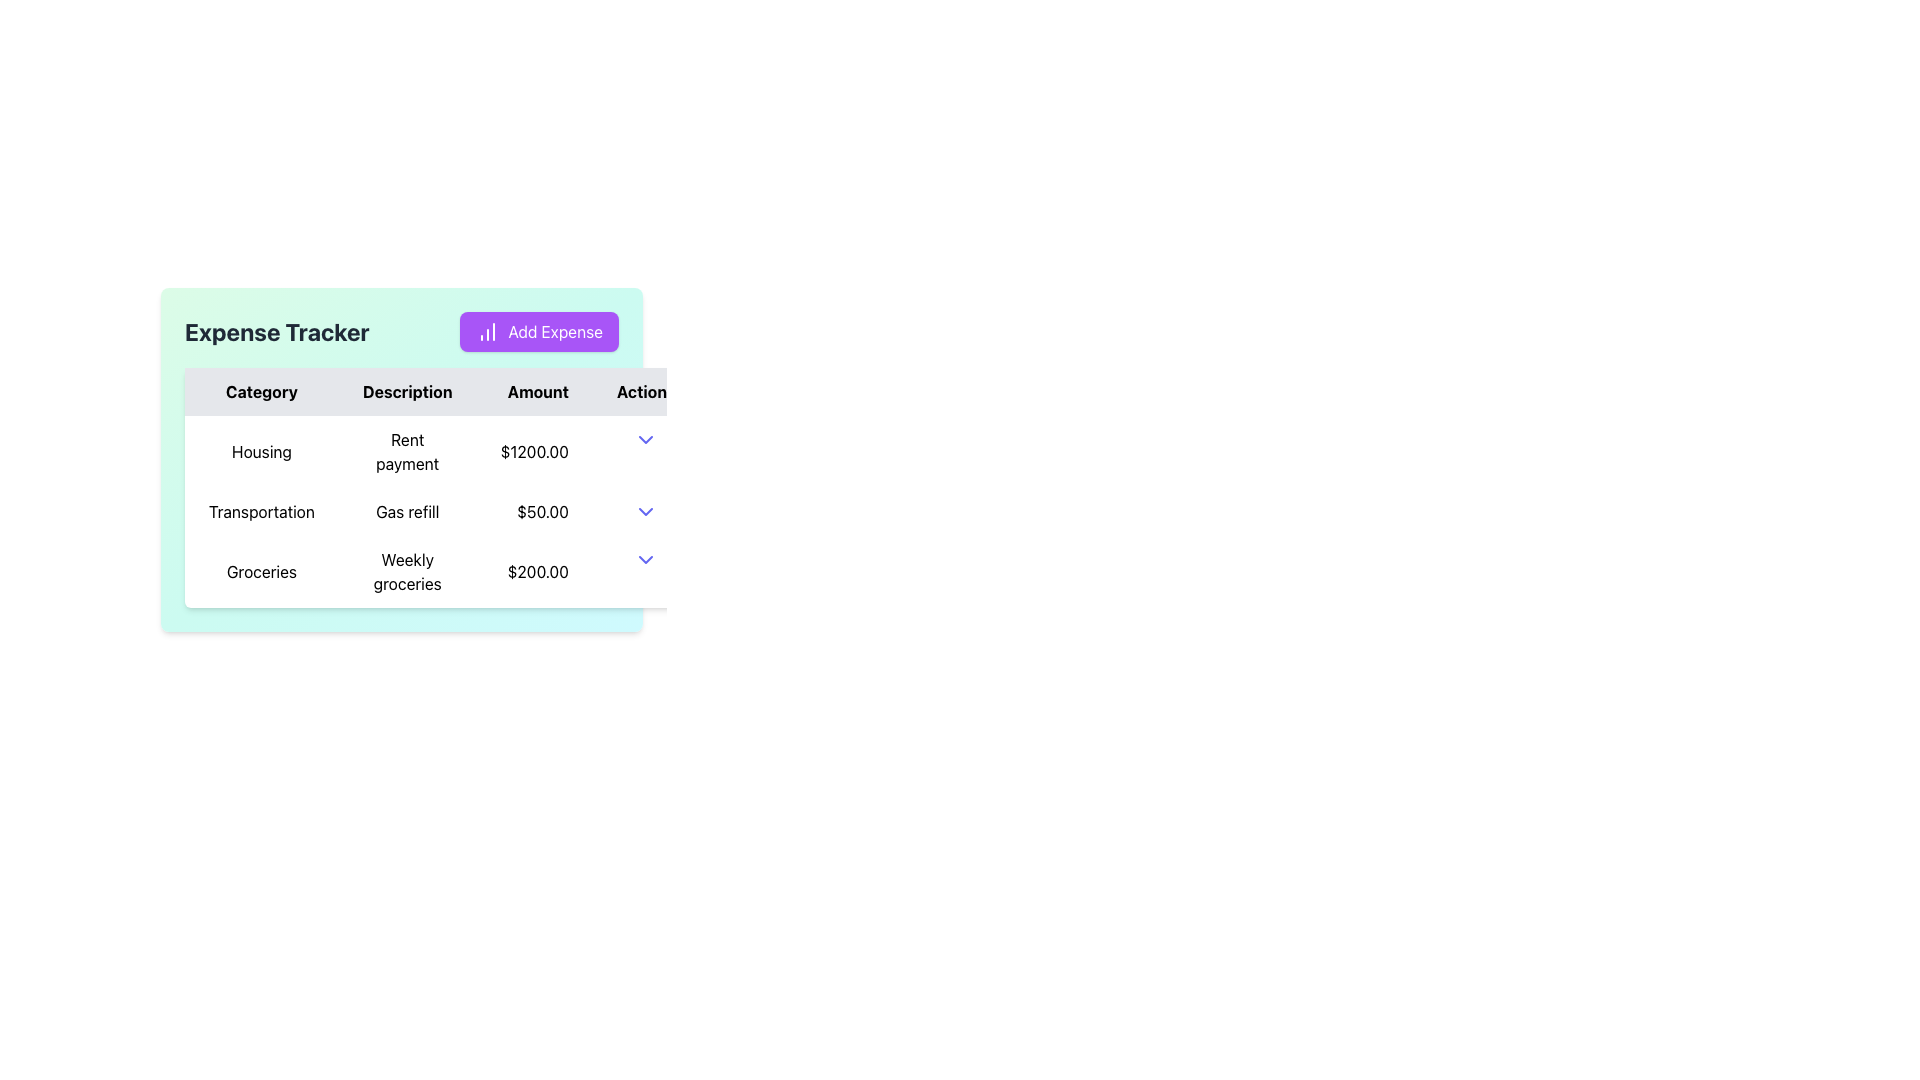  What do you see at coordinates (440, 392) in the screenshot?
I see `the data` at bounding box center [440, 392].